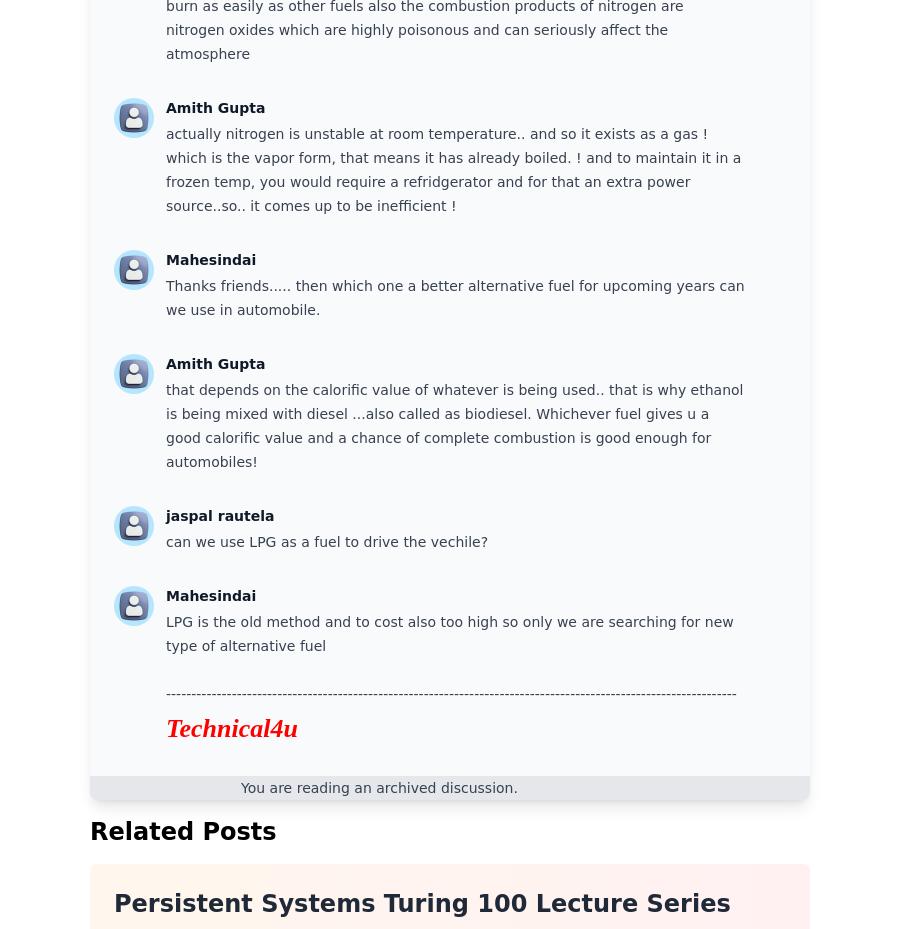 The height and width of the screenshot is (929, 900). I want to click on 'Thanks friends.....  then which one a better alternative fuel for upcoming years can we use in automobile.', so click(165, 298).